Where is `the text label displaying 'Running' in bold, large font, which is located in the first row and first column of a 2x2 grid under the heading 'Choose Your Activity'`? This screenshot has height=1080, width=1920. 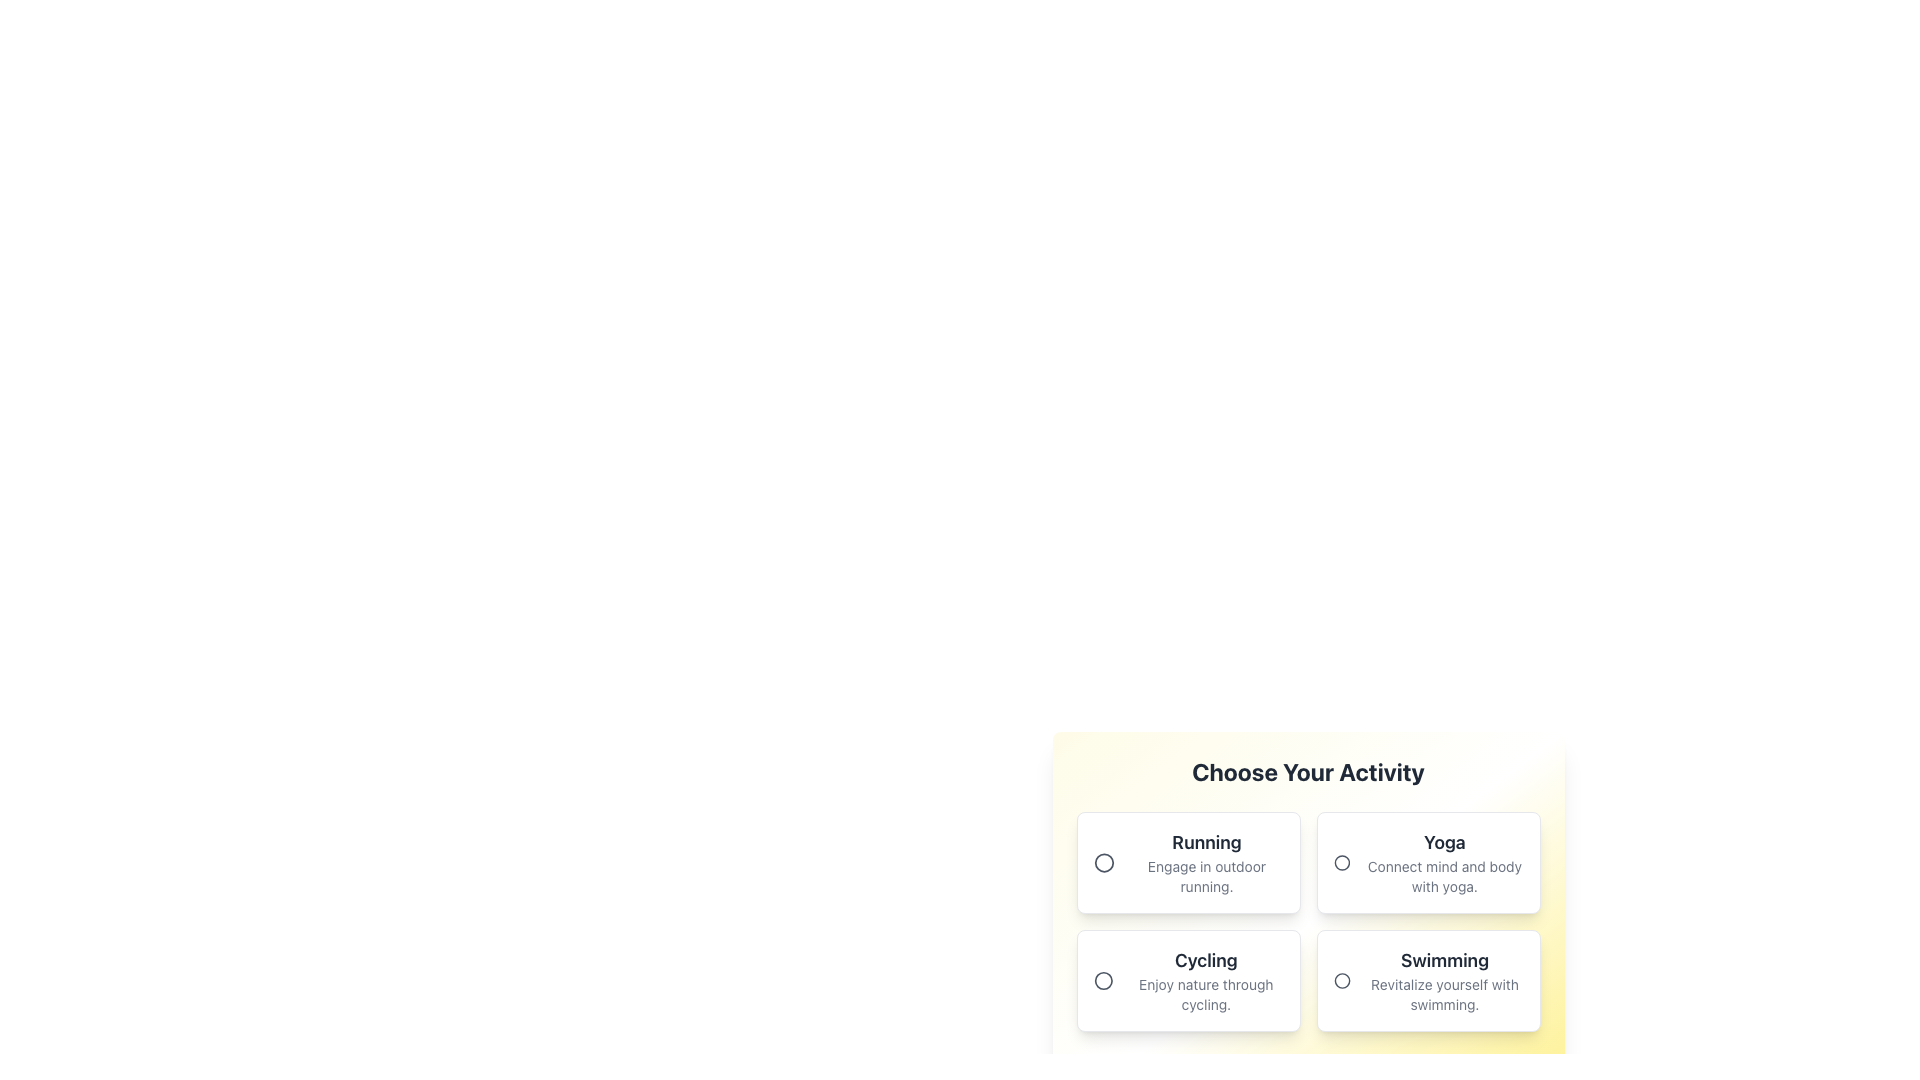 the text label displaying 'Running' in bold, large font, which is located in the first row and first column of a 2x2 grid under the heading 'Choose Your Activity' is located at coordinates (1205, 843).